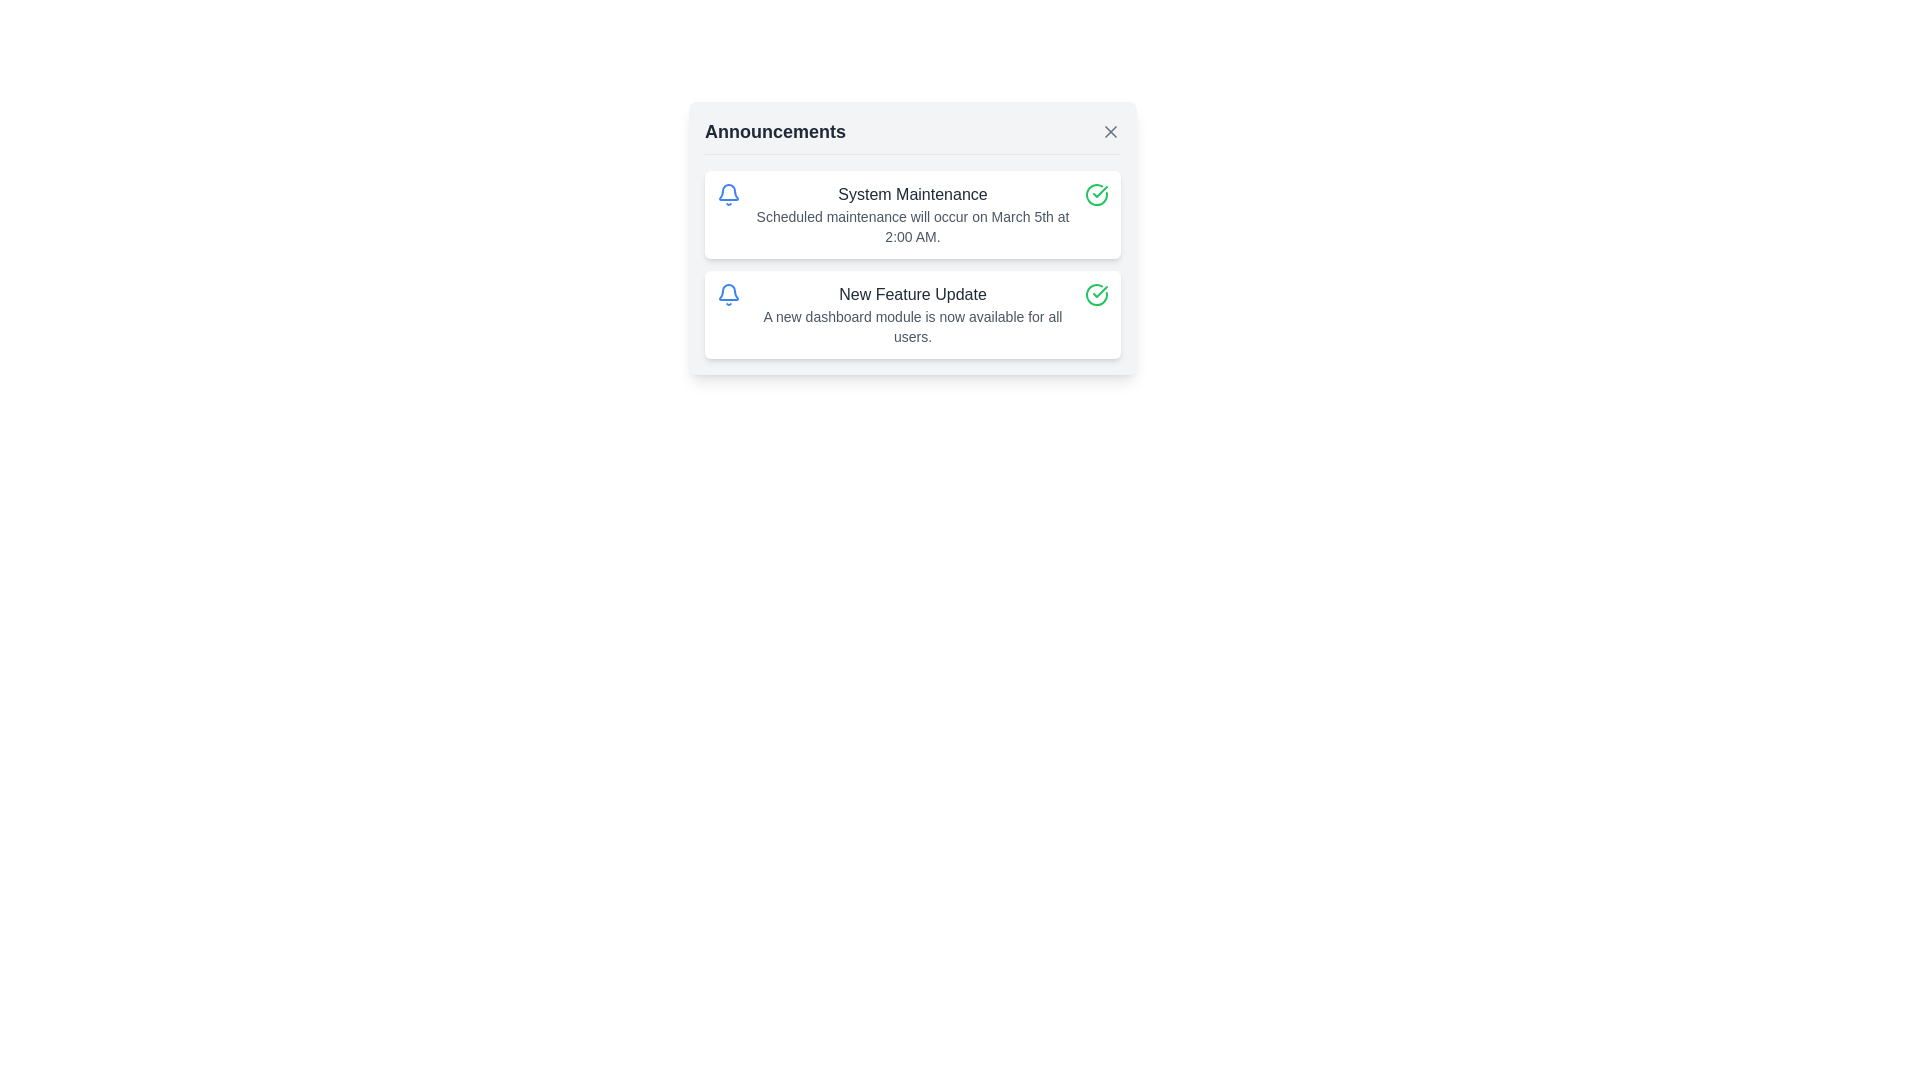  What do you see at coordinates (911, 294) in the screenshot?
I see `the title text of the second announcement notification block, which is centrally aligned below the bell icon, to focus on it` at bounding box center [911, 294].